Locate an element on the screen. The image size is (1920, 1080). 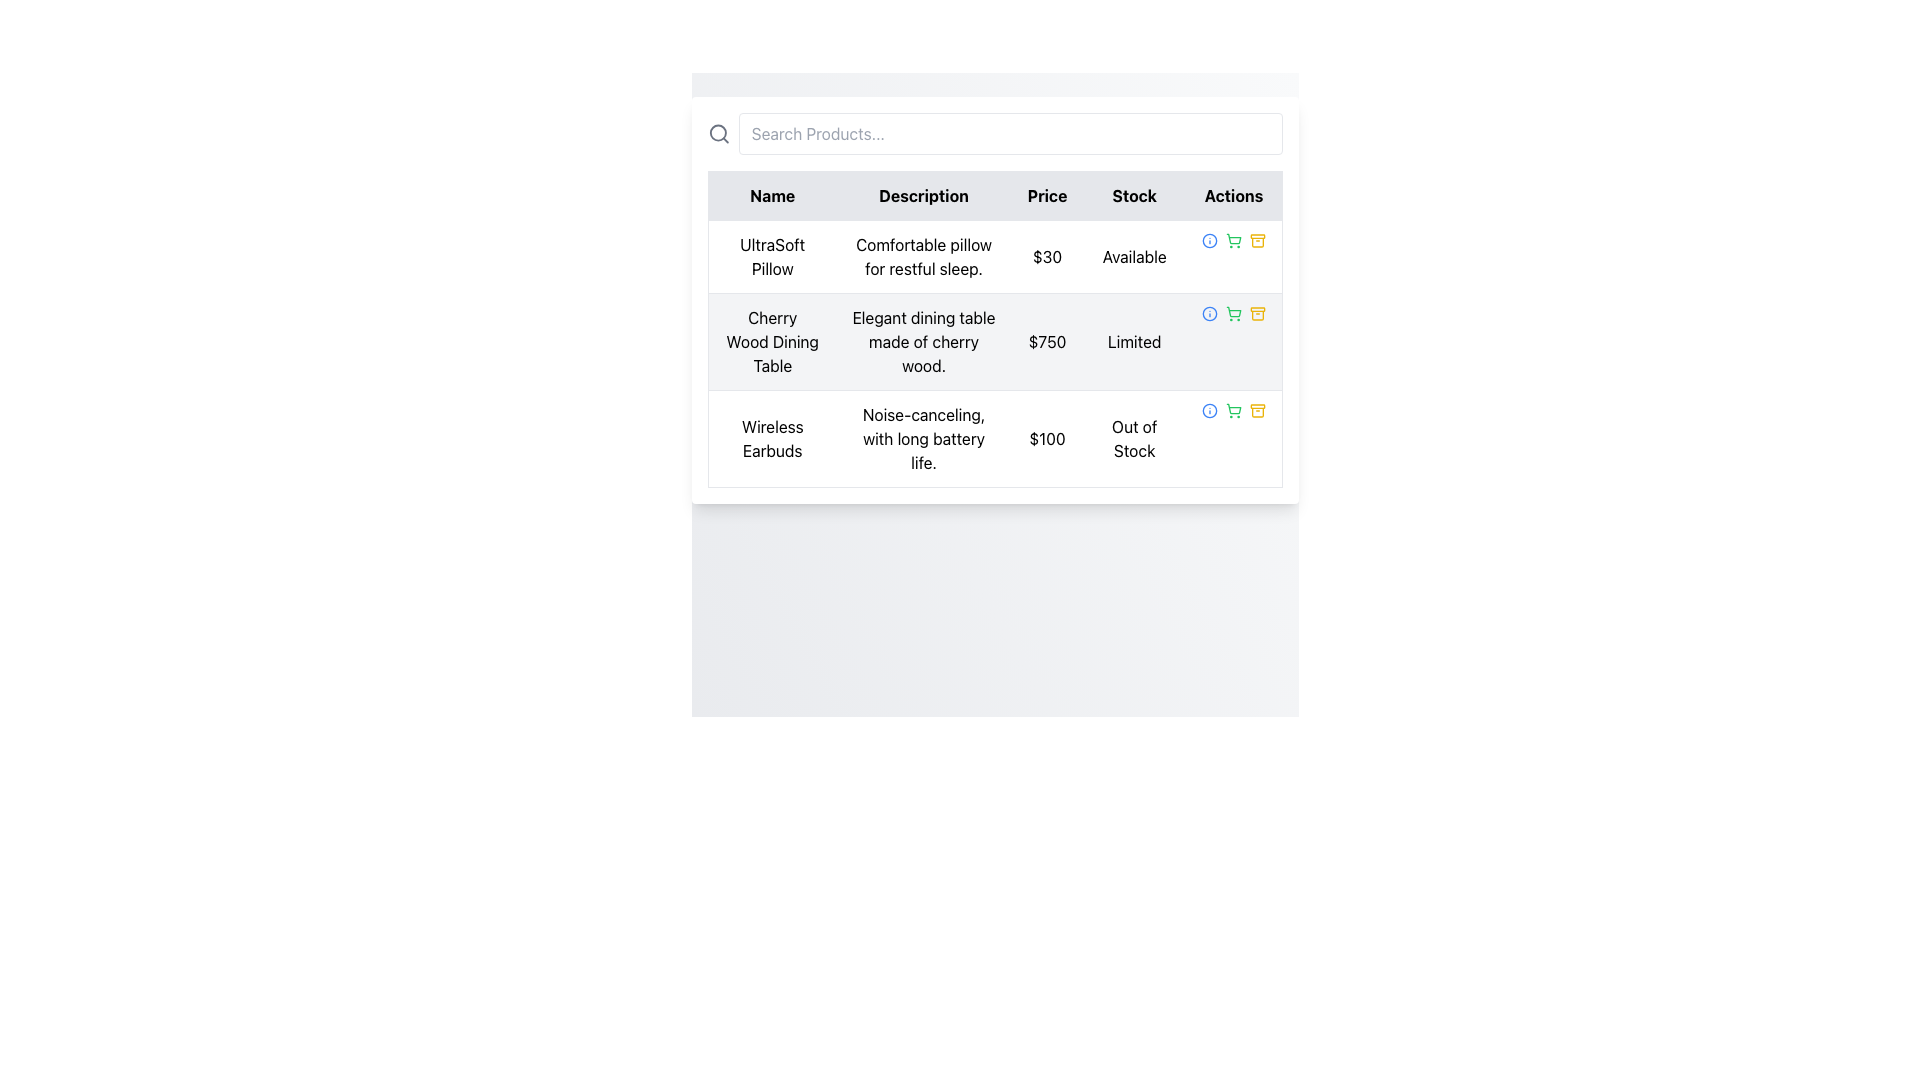
the Table header cell labeled 'Name' is located at coordinates (771, 196).